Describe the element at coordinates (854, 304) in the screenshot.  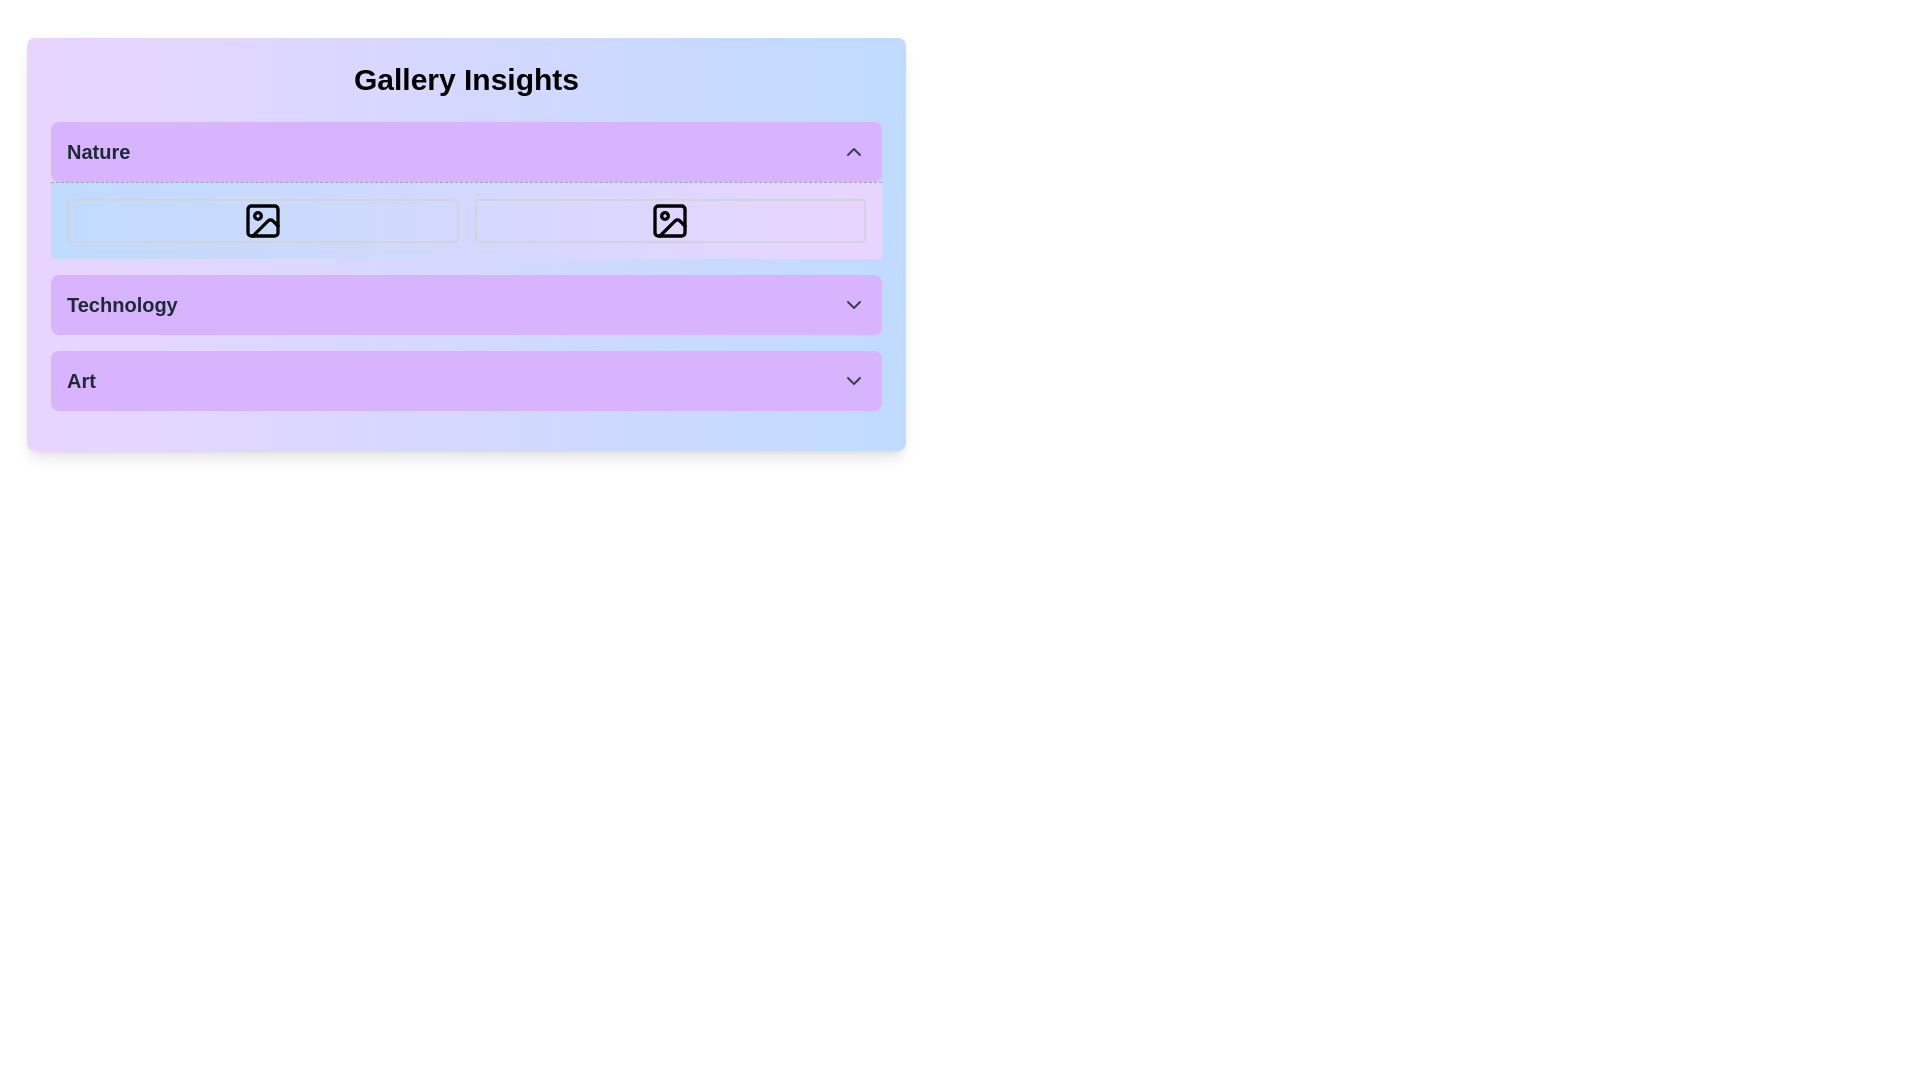
I see `the downward-pointing chevron icon with a dark gray color, located on the right side of the 'Technology' section, to trigger a tooltip or visual effect` at that location.